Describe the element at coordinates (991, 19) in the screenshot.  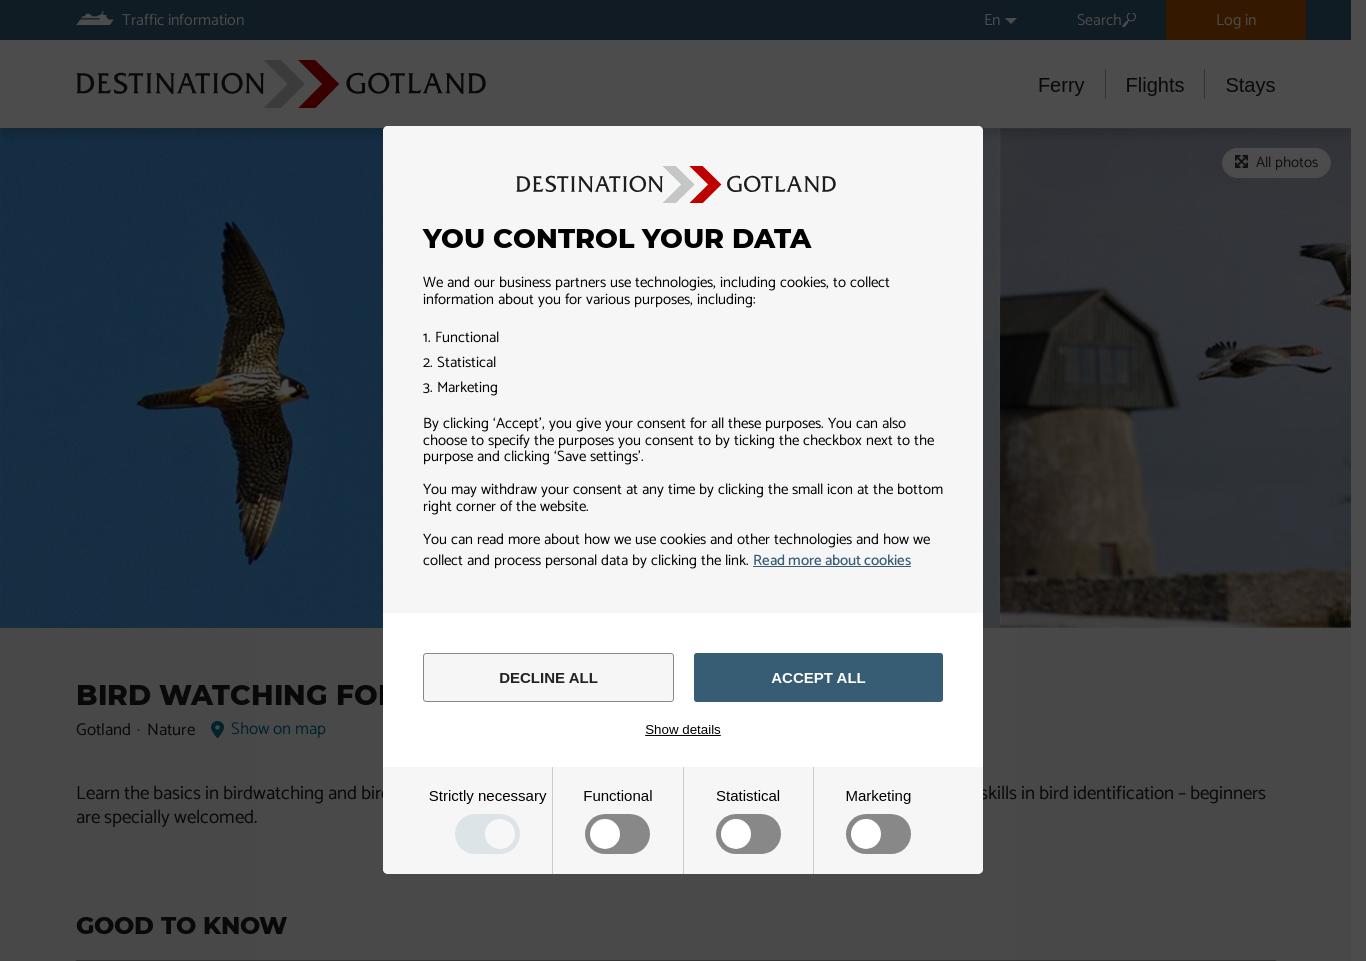
I see `'en'` at that location.